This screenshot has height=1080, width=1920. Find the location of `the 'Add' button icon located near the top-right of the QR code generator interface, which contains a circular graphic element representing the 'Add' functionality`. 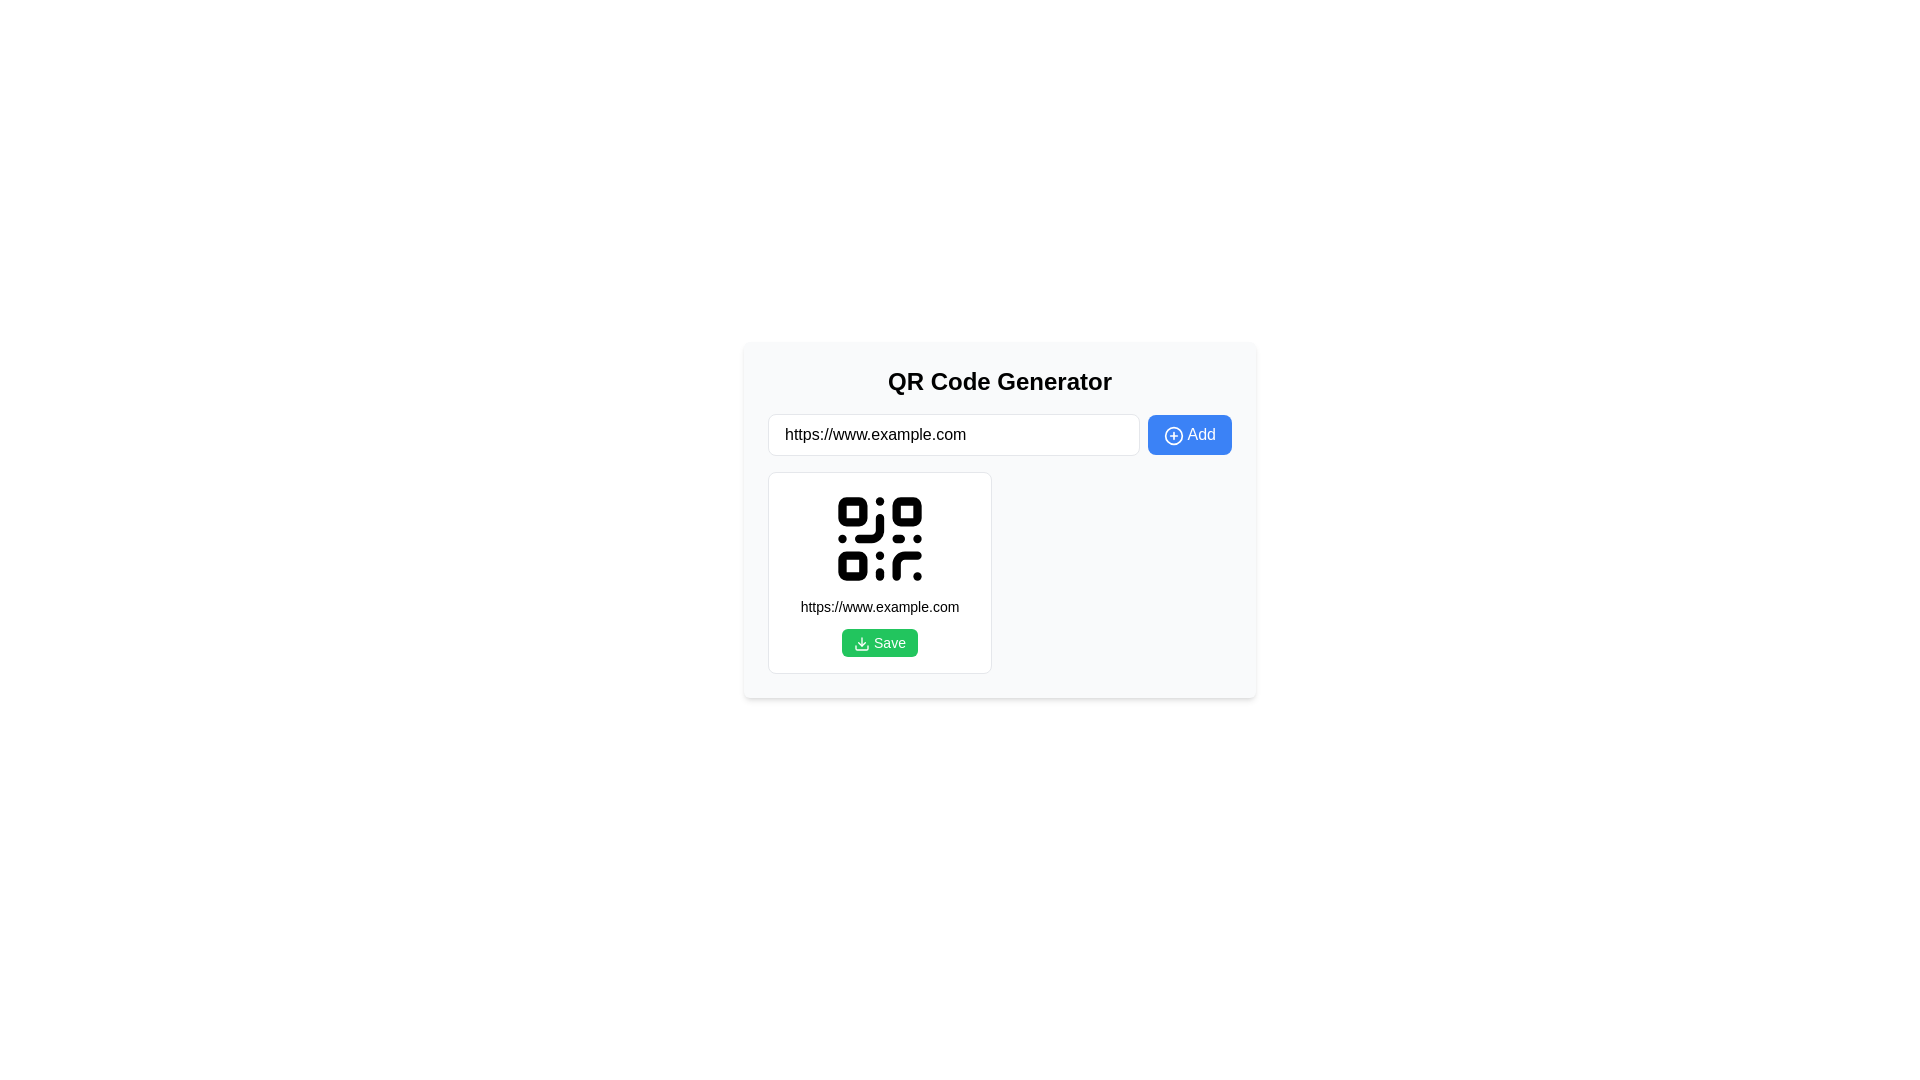

the 'Add' button icon located near the top-right of the QR code generator interface, which contains a circular graphic element representing the 'Add' functionality is located at coordinates (1173, 434).